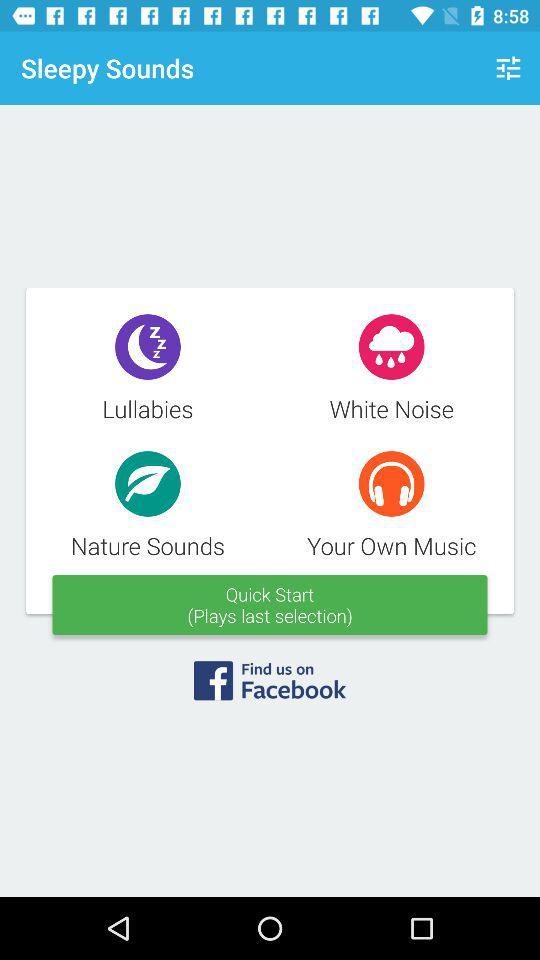 The height and width of the screenshot is (960, 540). What do you see at coordinates (508, 68) in the screenshot?
I see `icon at the top right corner` at bounding box center [508, 68].